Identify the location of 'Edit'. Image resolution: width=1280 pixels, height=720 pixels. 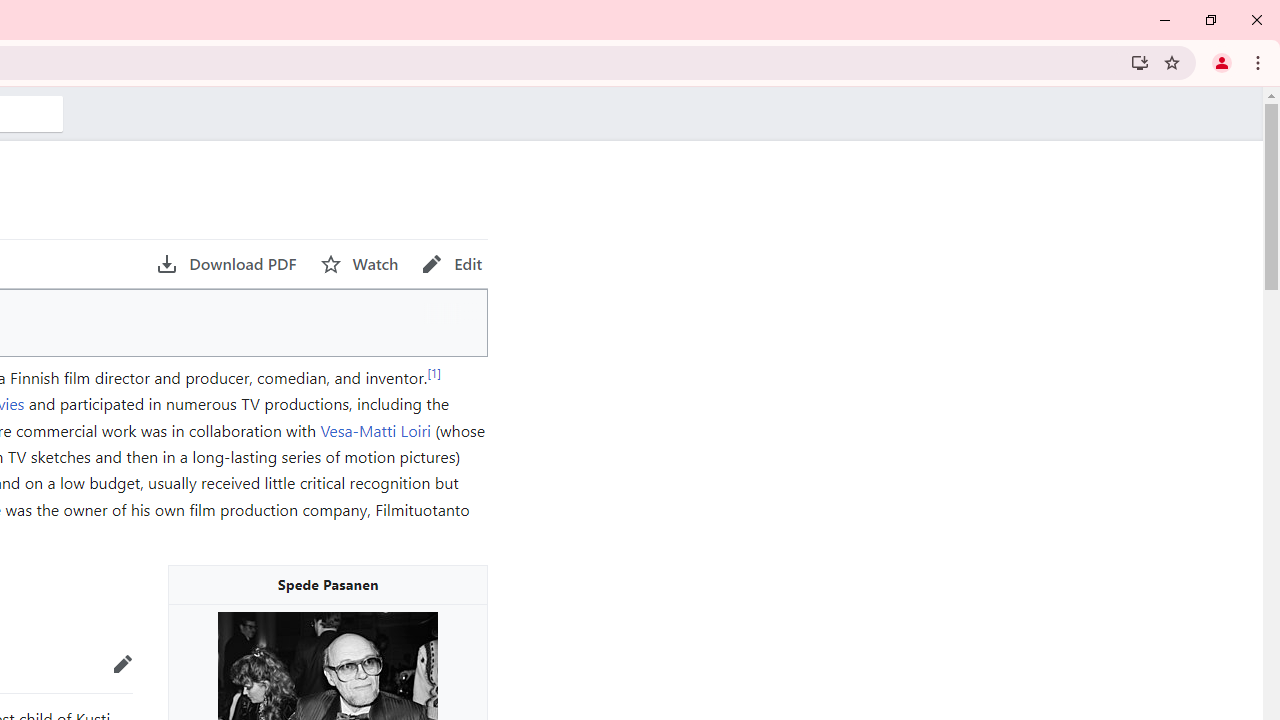
(451, 263).